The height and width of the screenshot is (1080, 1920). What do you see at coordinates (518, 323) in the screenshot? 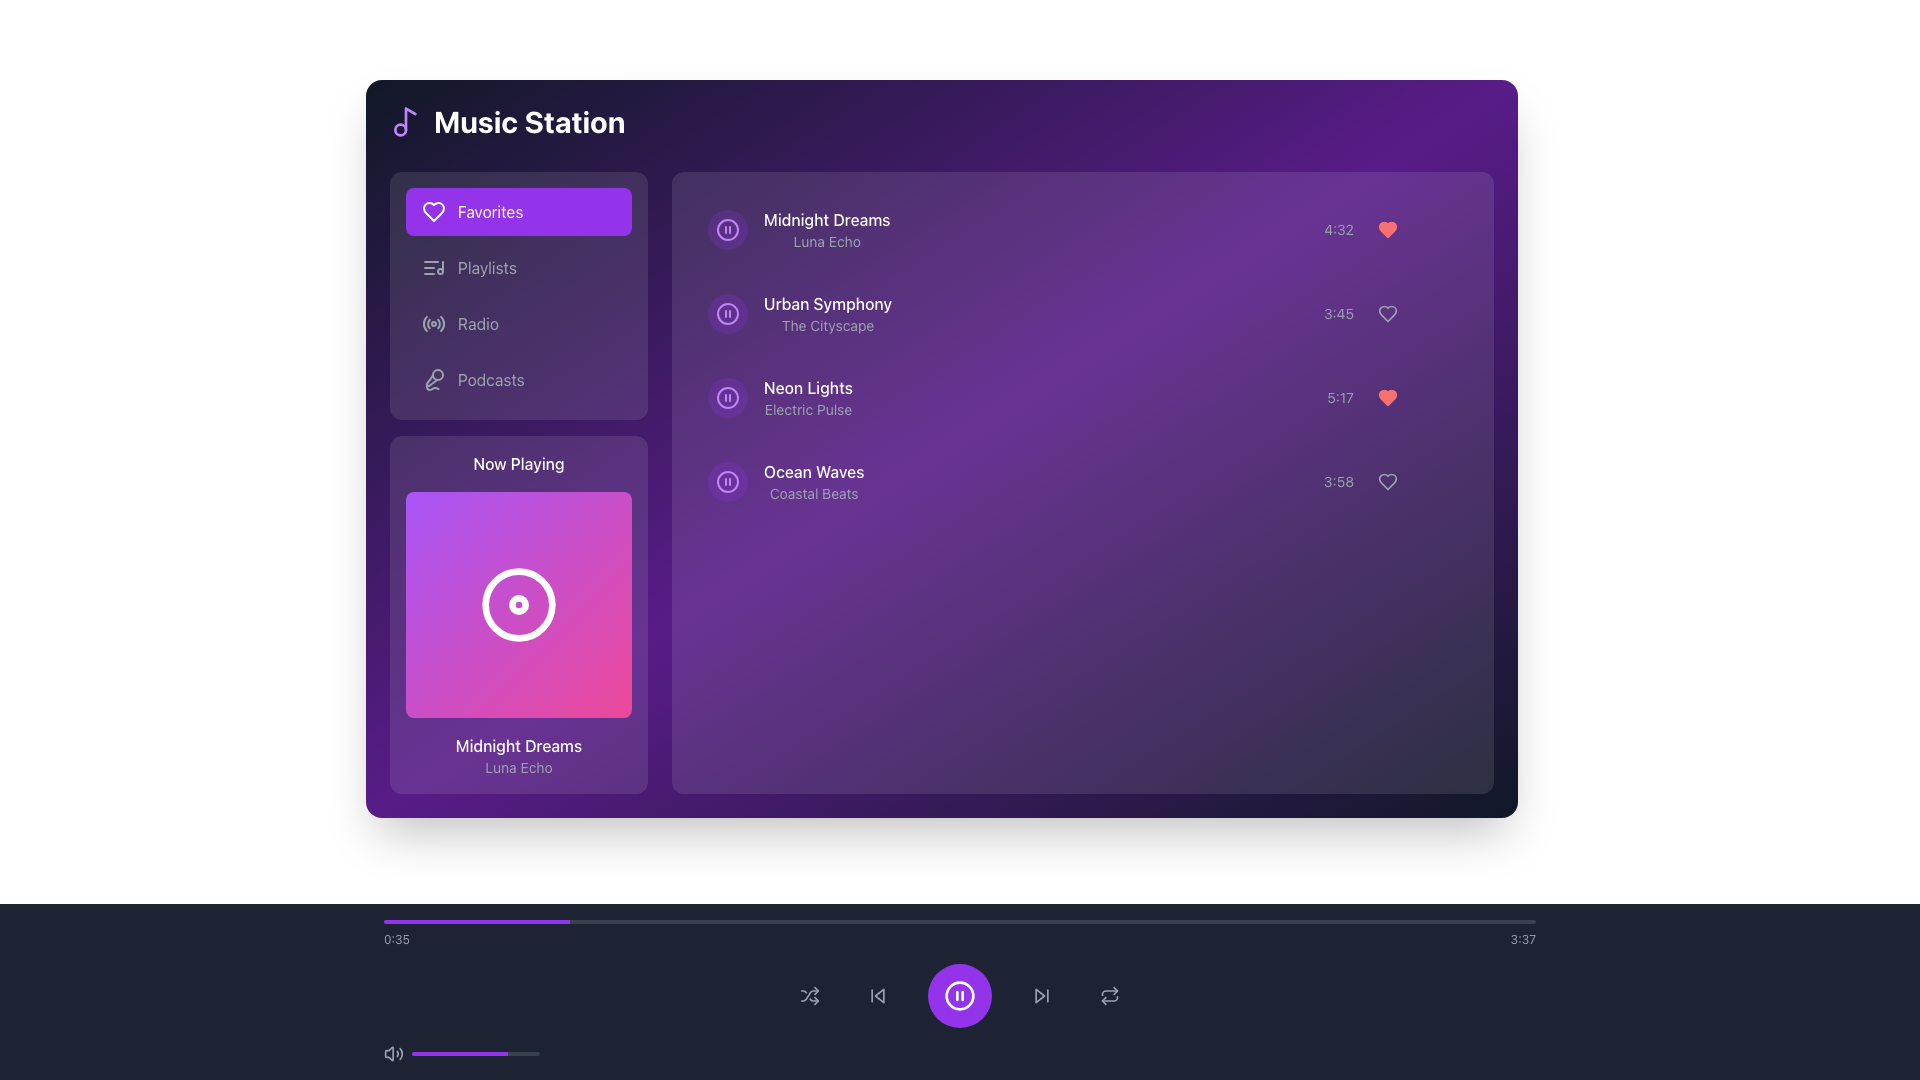
I see `the 'Radio' button in the vertical menu on the left side` at bounding box center [518, 323].